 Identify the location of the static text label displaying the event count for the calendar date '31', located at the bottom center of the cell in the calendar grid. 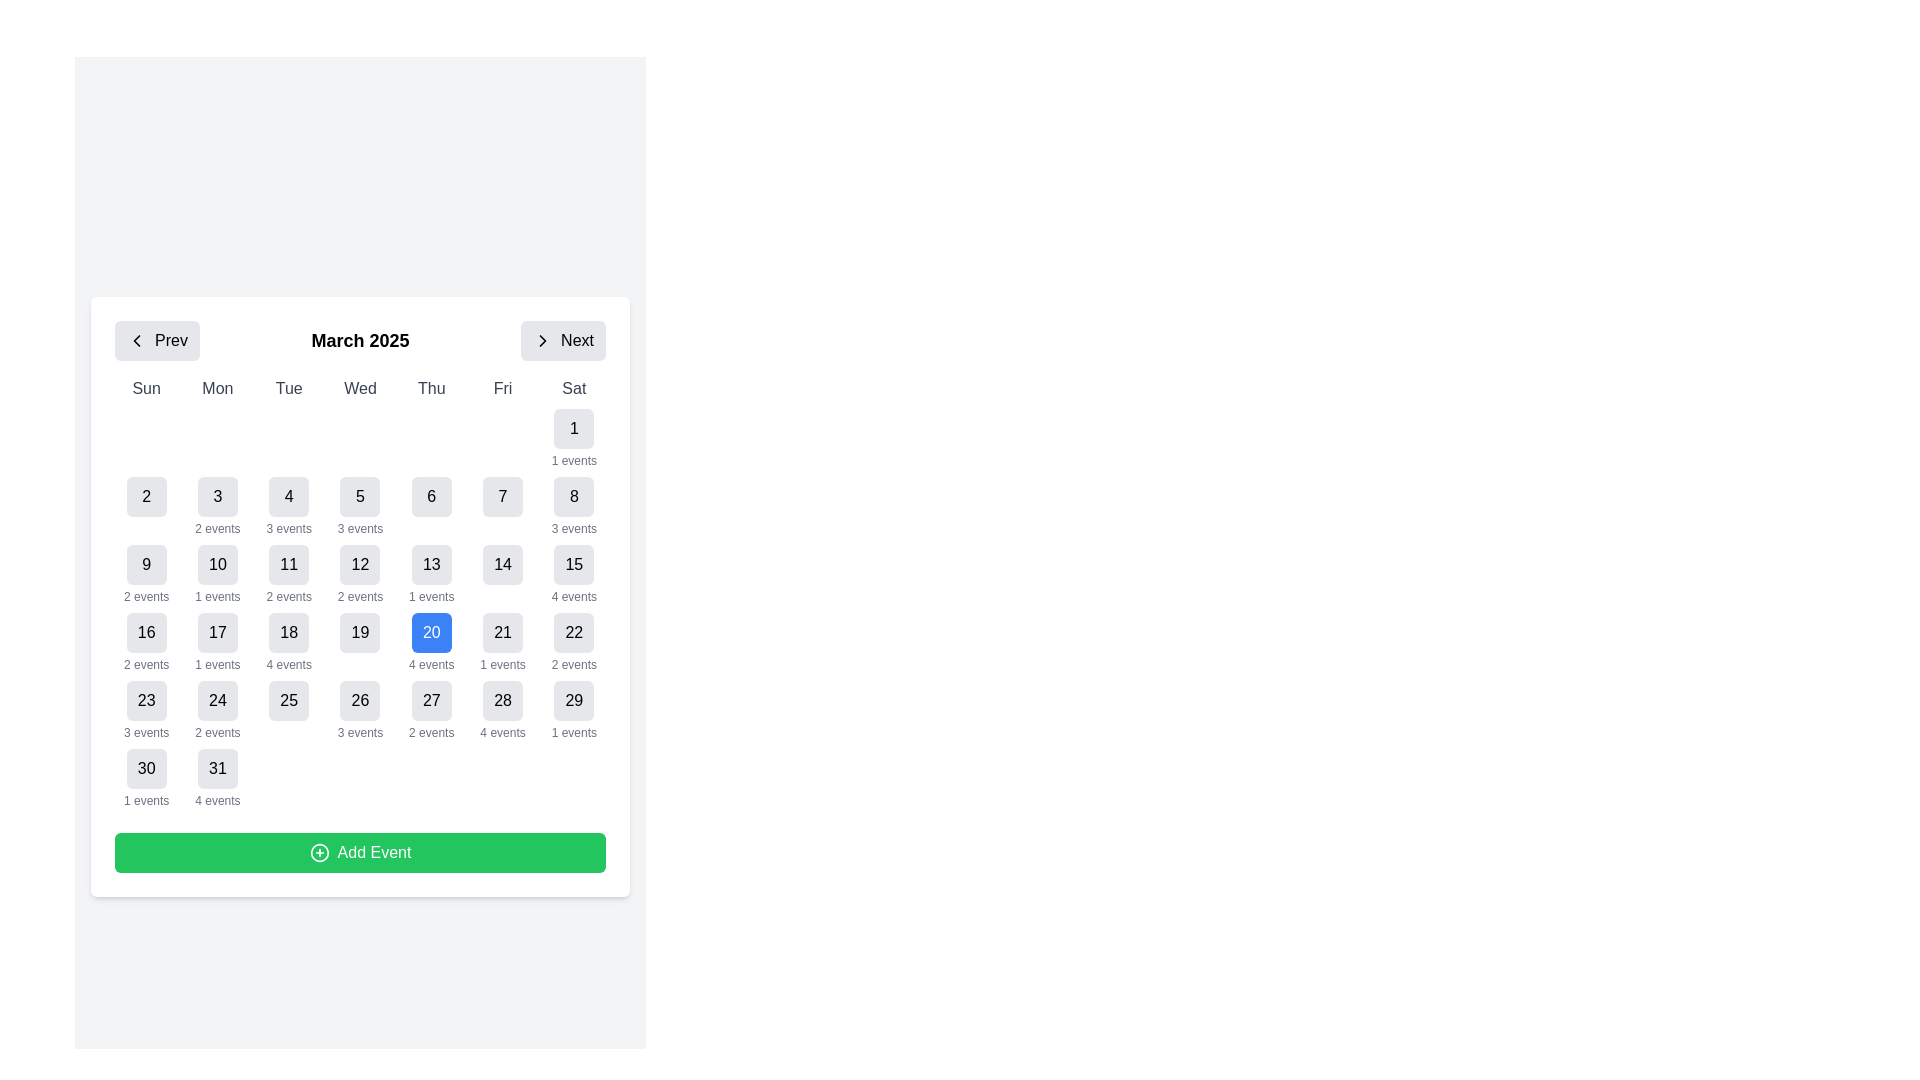
(217, 800).